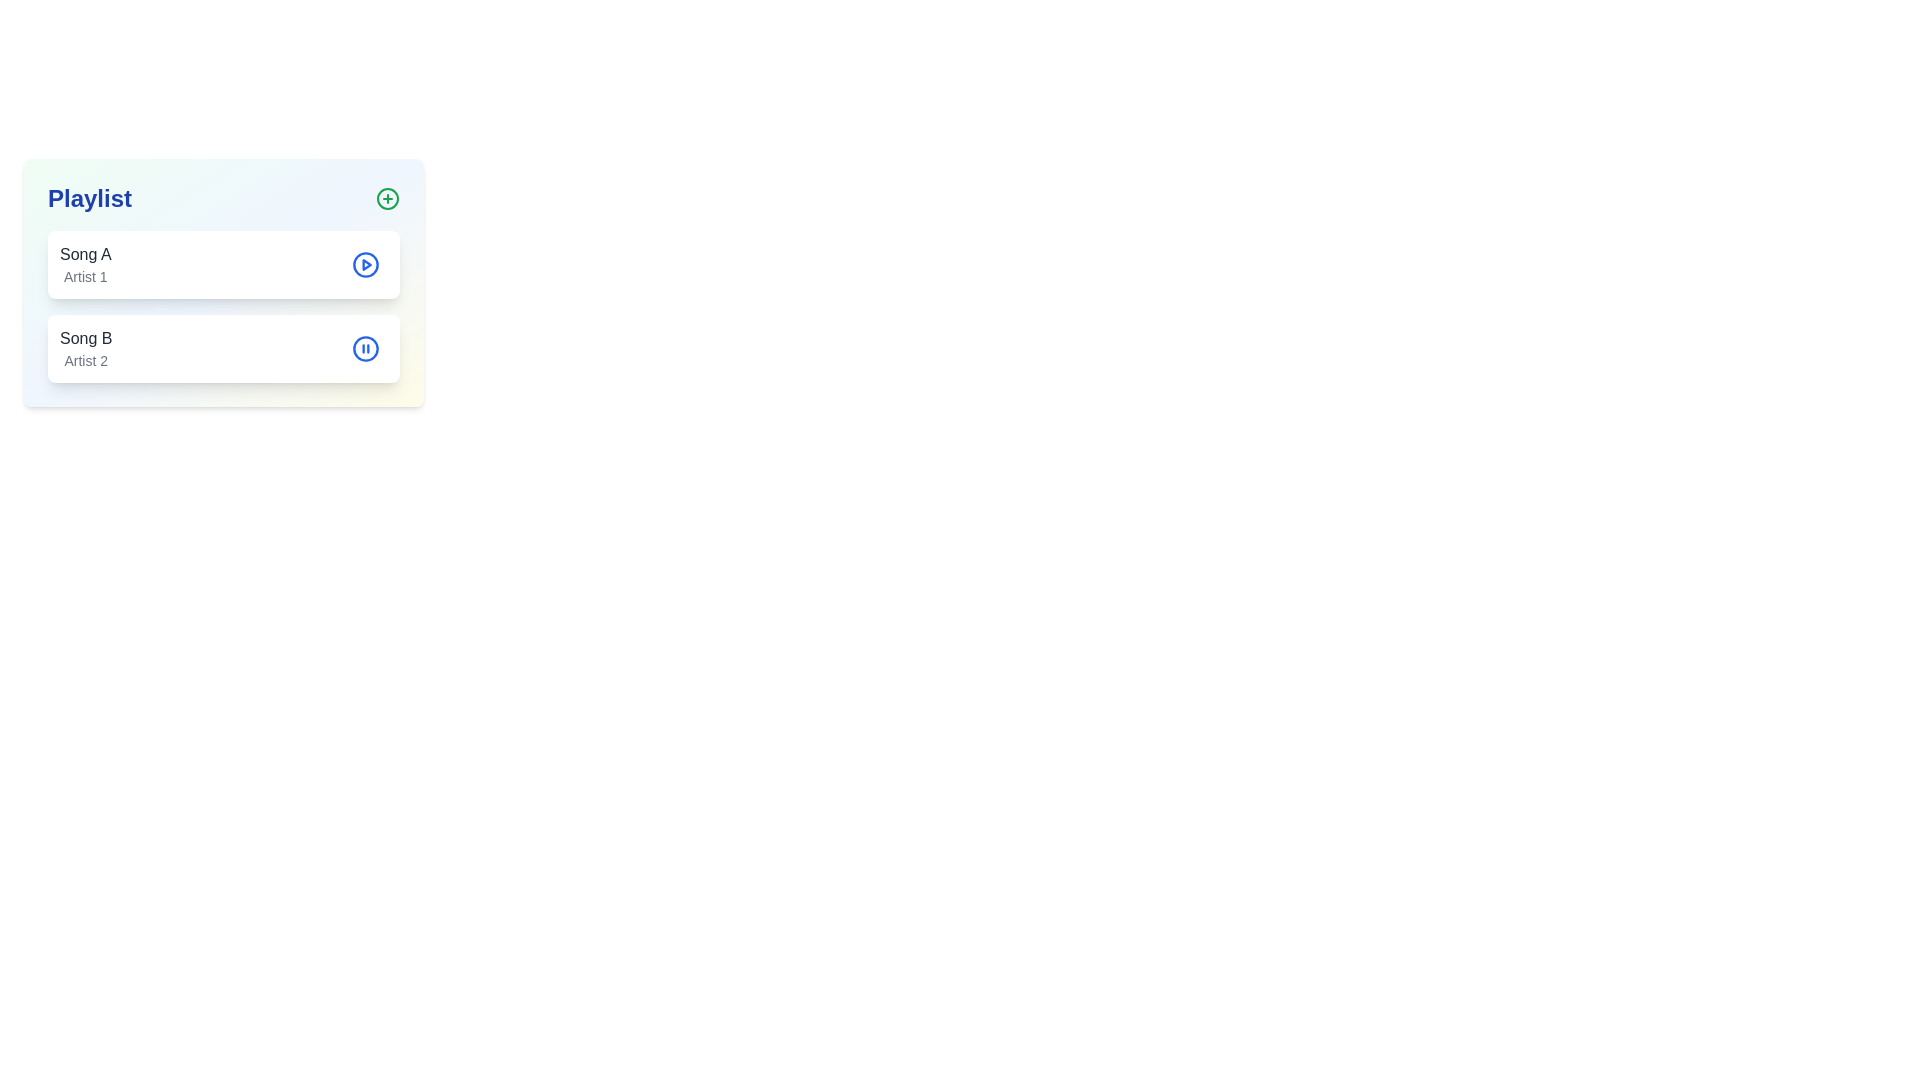  What do you see at coordinates (365, 264) in the screenshot?
I see `the play button for 'Song A'` at bounding box center [365, 264].